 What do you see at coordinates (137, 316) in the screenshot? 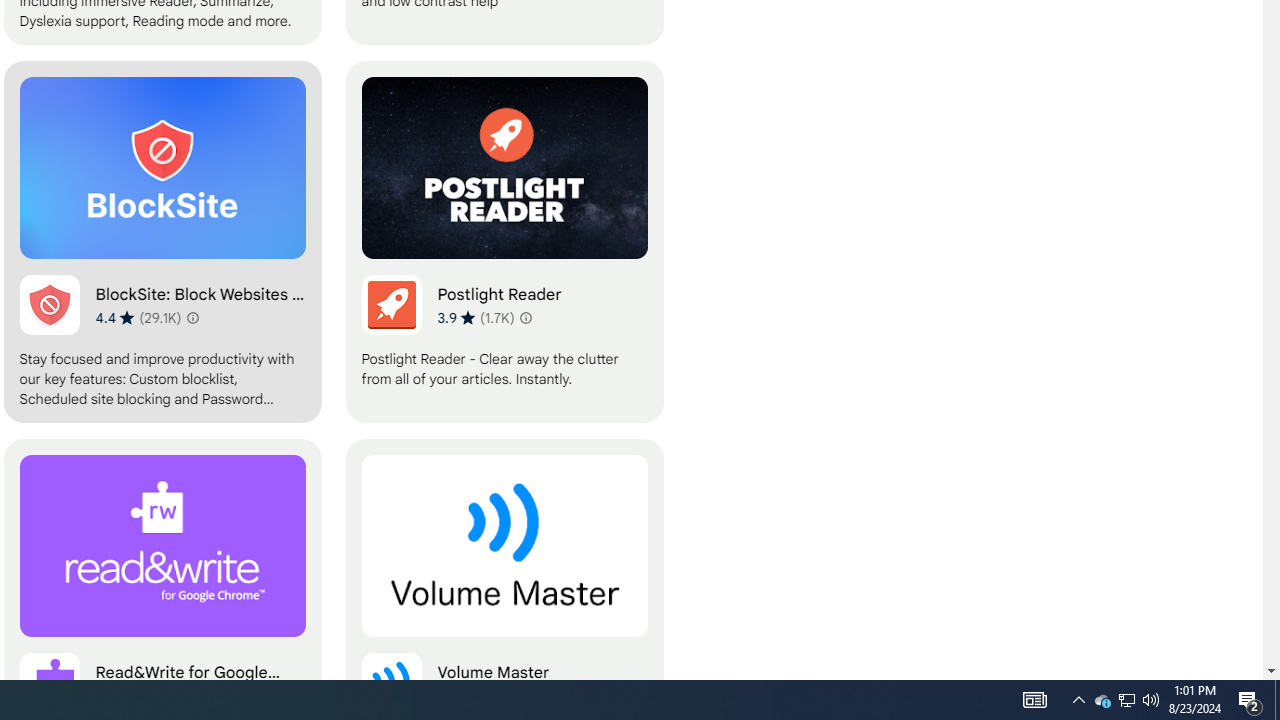
I see `'Average rating 4.4 out of 5 stars. 29.1K ratings.'` at bounding box center [137, 316].